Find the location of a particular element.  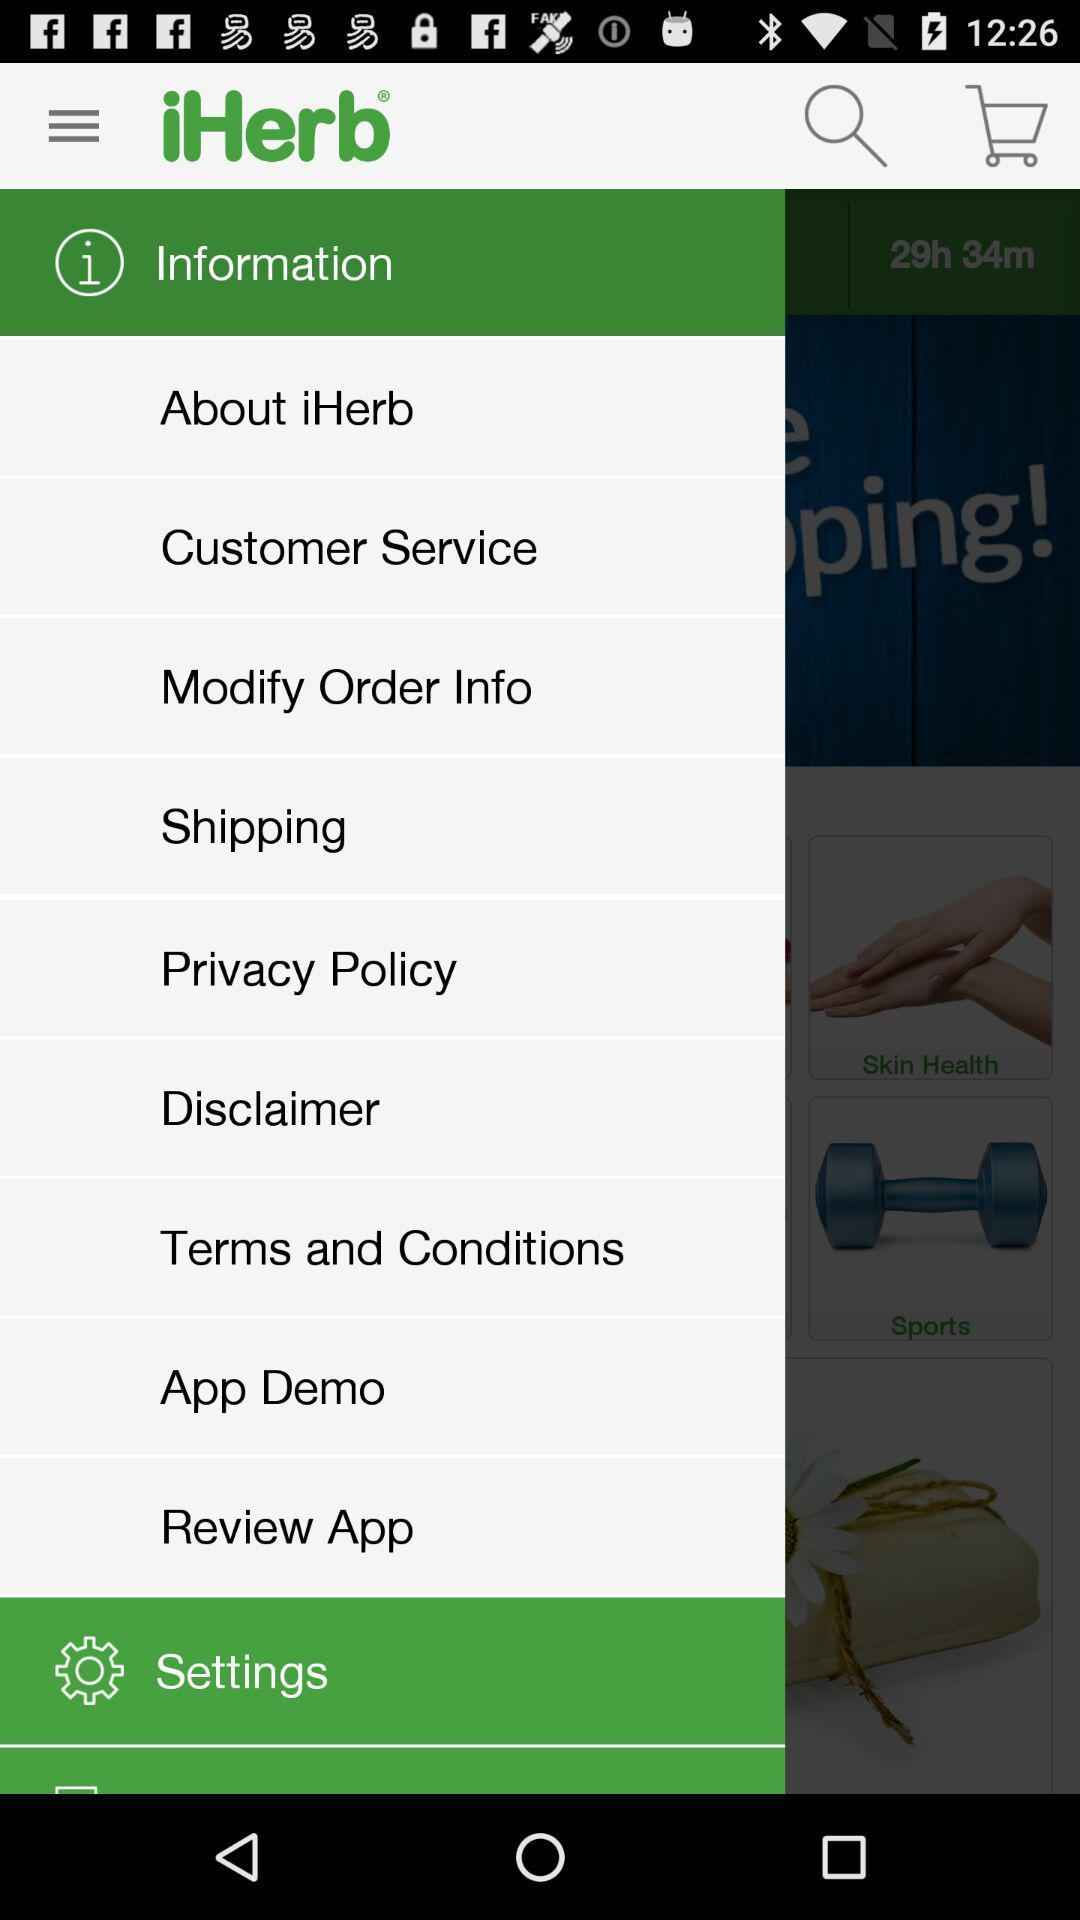

the menu icon is located at coordinates (72, 133).